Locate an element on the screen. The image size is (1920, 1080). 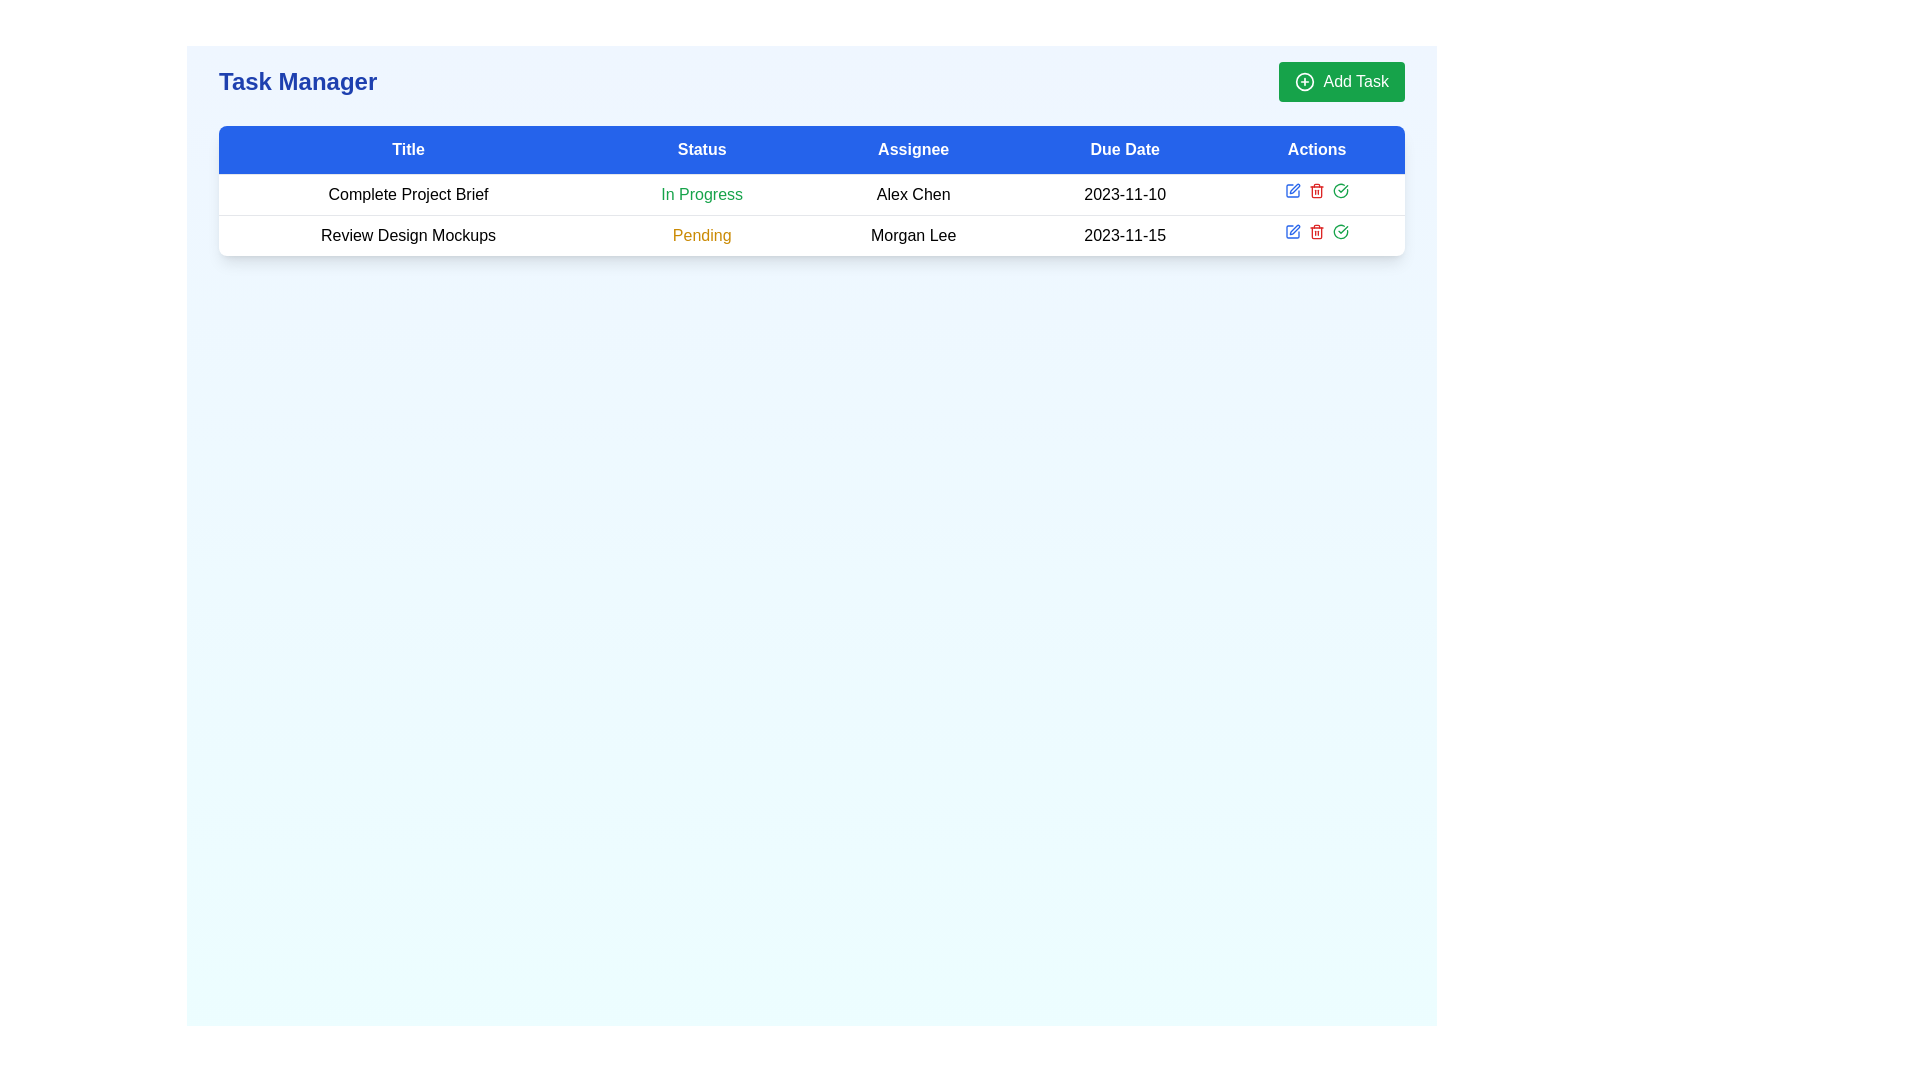
the 'Pending' text label in yellow-orange color located in the second row under the 'Status' column of the task management table, adjacent to 'Review Design Mockups' on the left and 'Morgan Lee' on the right is located at coordinates (702, 234).